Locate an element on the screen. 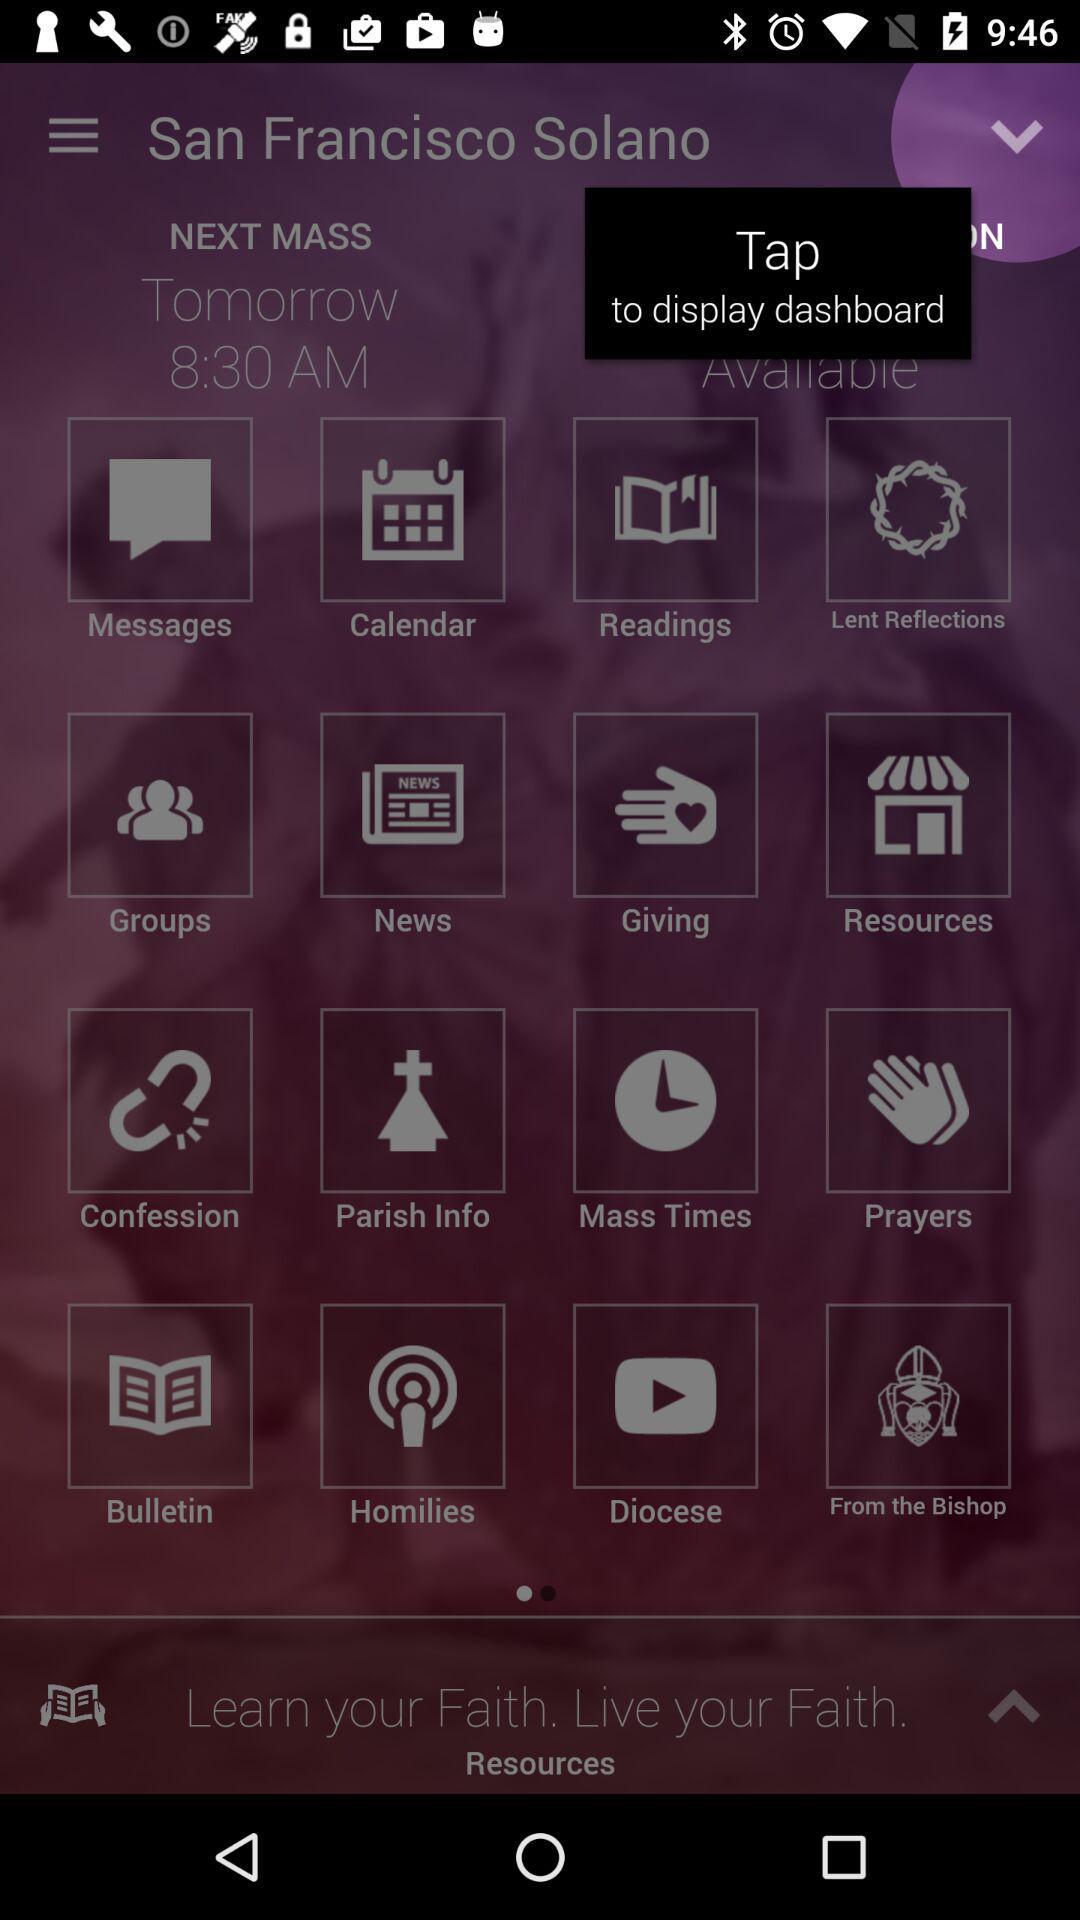 This screenshot has width=1080, height=1920. the icon next to san francisco solano icon is located at coordinates (1017, 135).